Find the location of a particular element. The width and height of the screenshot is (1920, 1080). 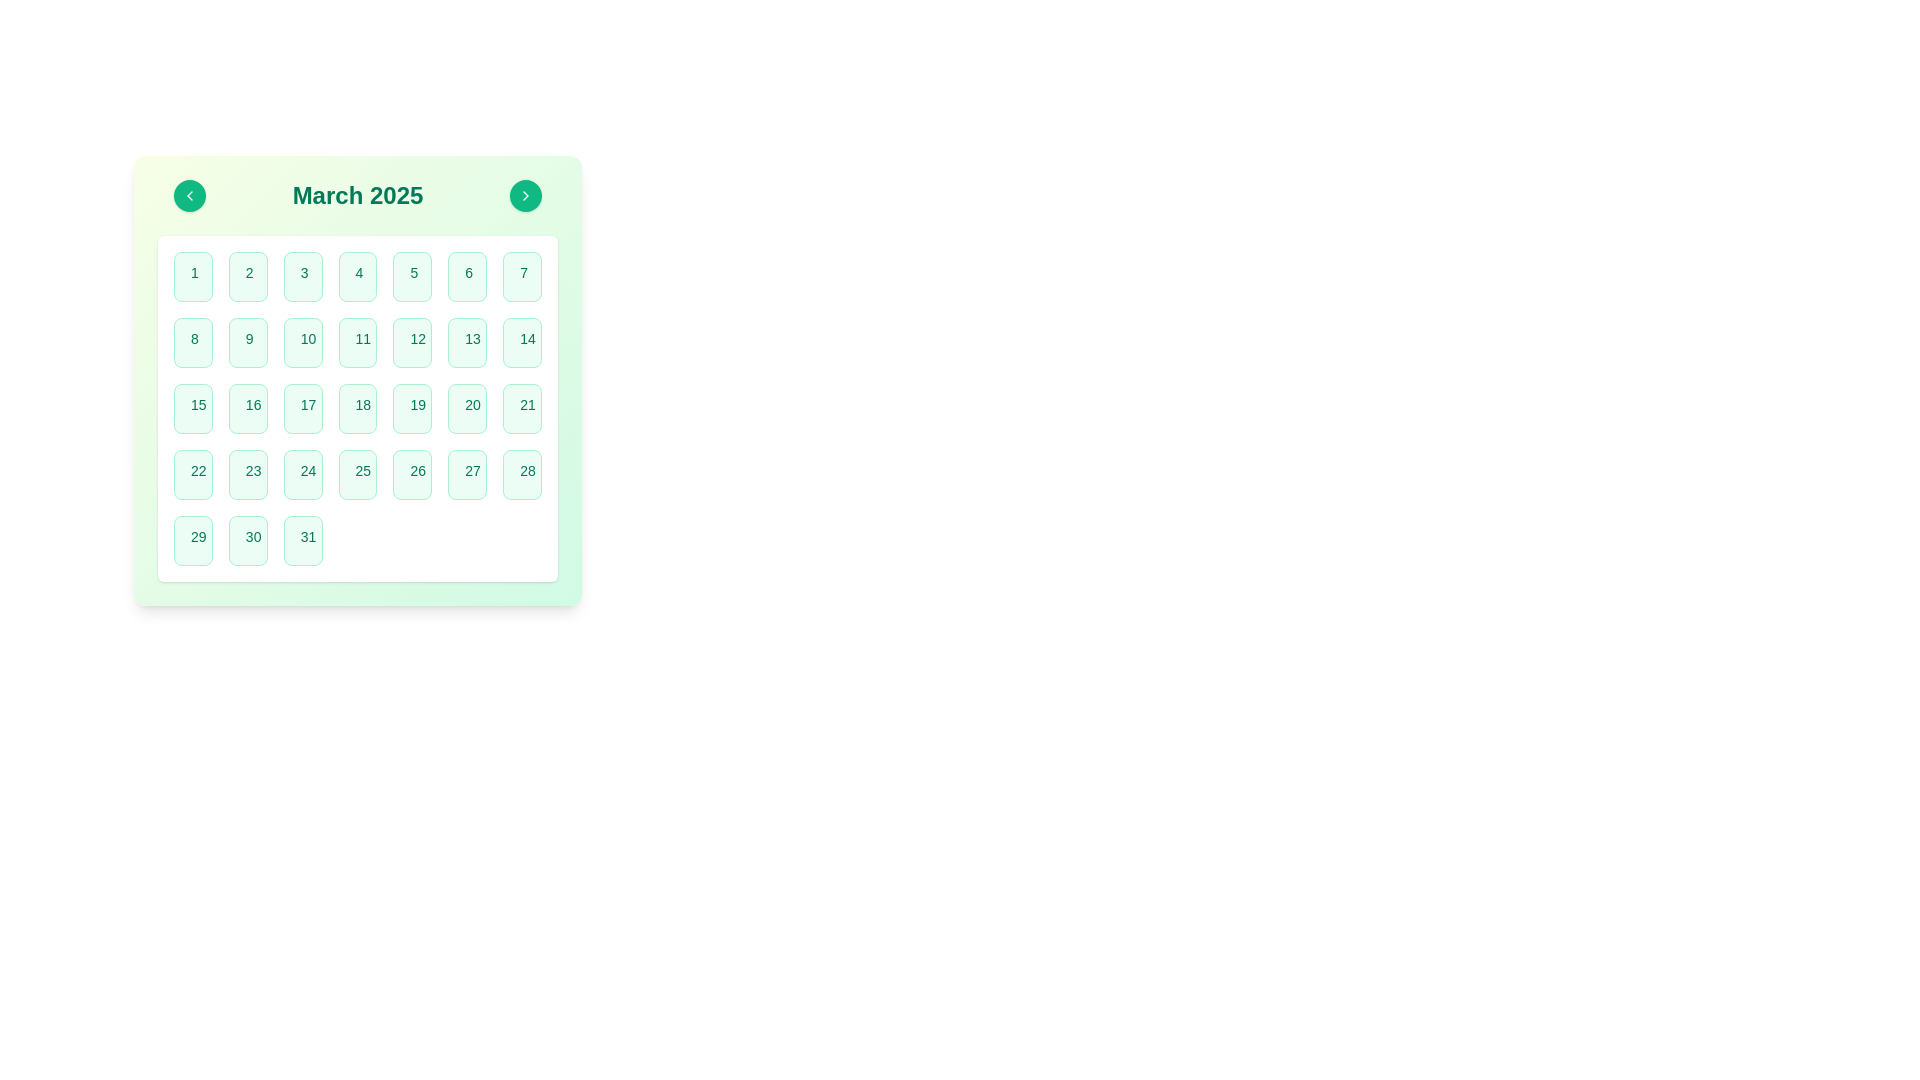

the green circular button containing the right-pointing chevron arrow icon is located at coordinates (526, 196).